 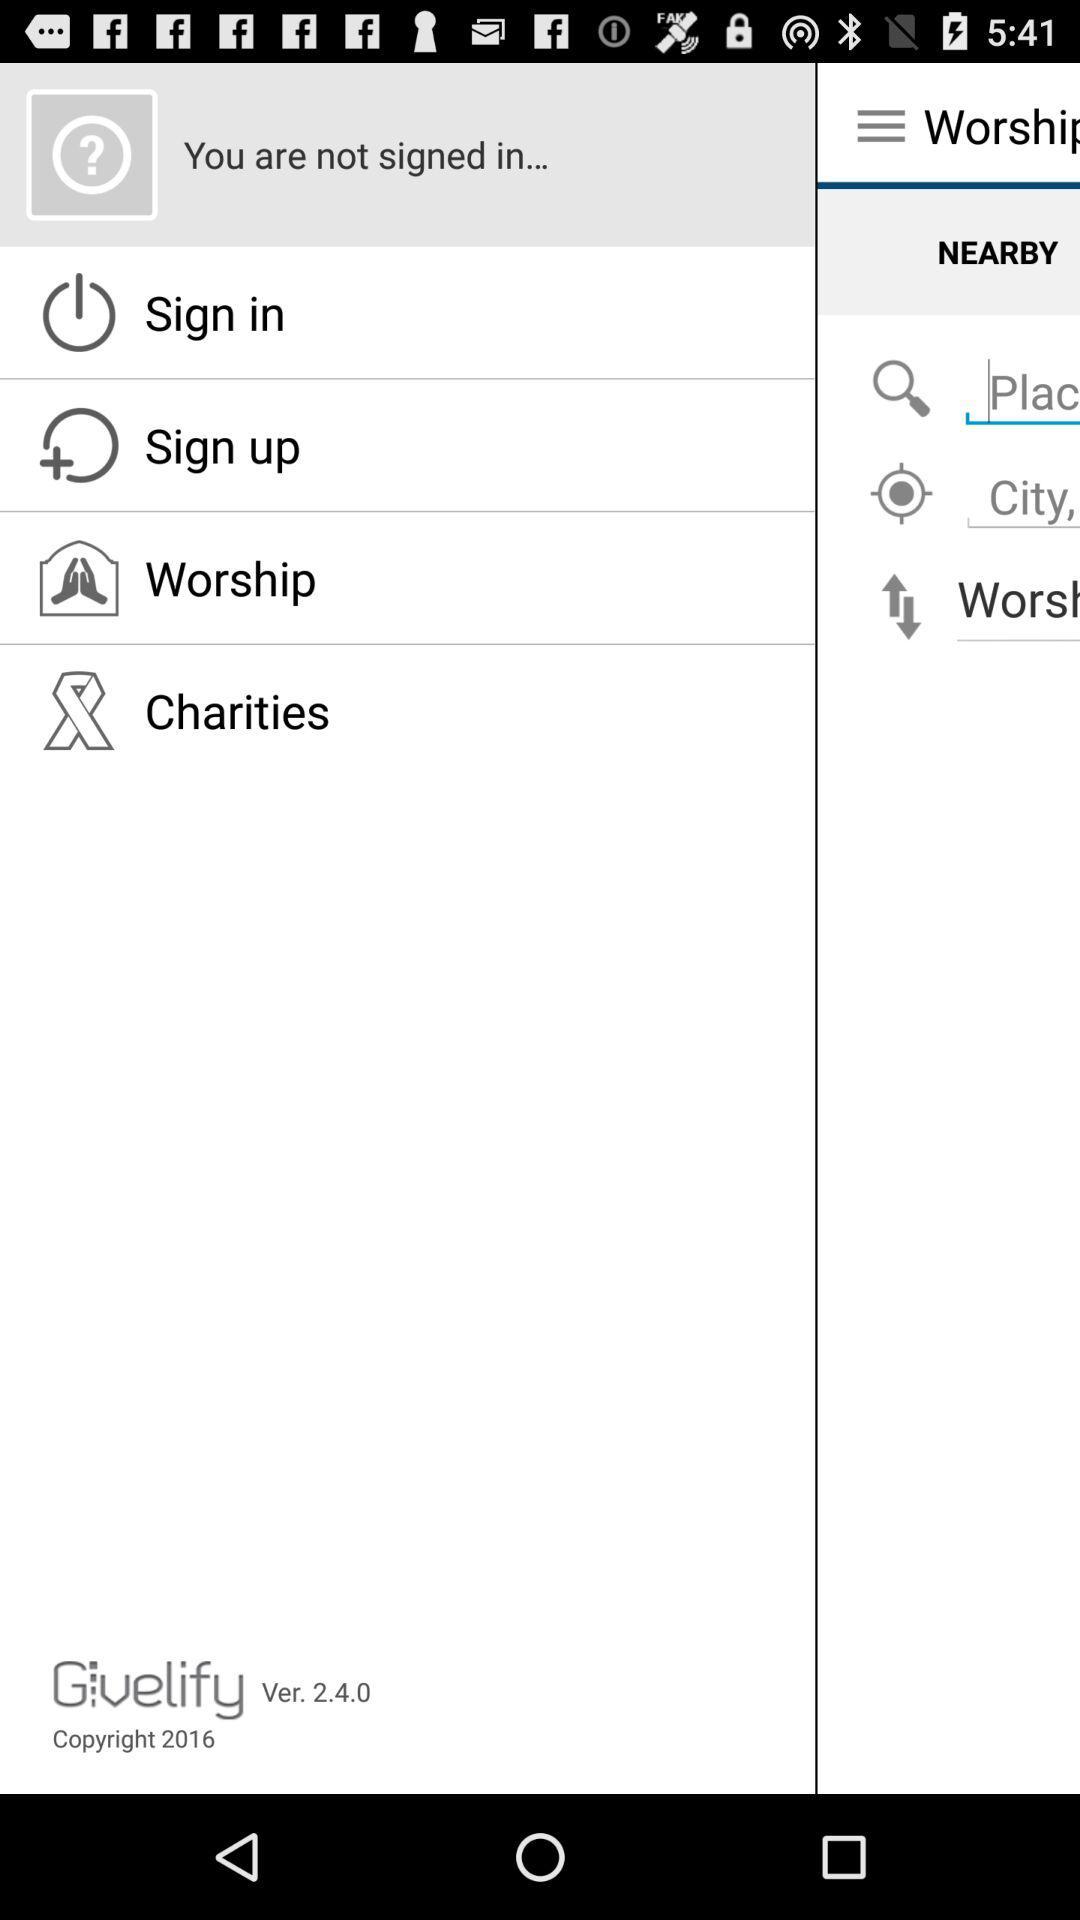 I want to click on the location_crosshair icon, so click(x=901, y=529).